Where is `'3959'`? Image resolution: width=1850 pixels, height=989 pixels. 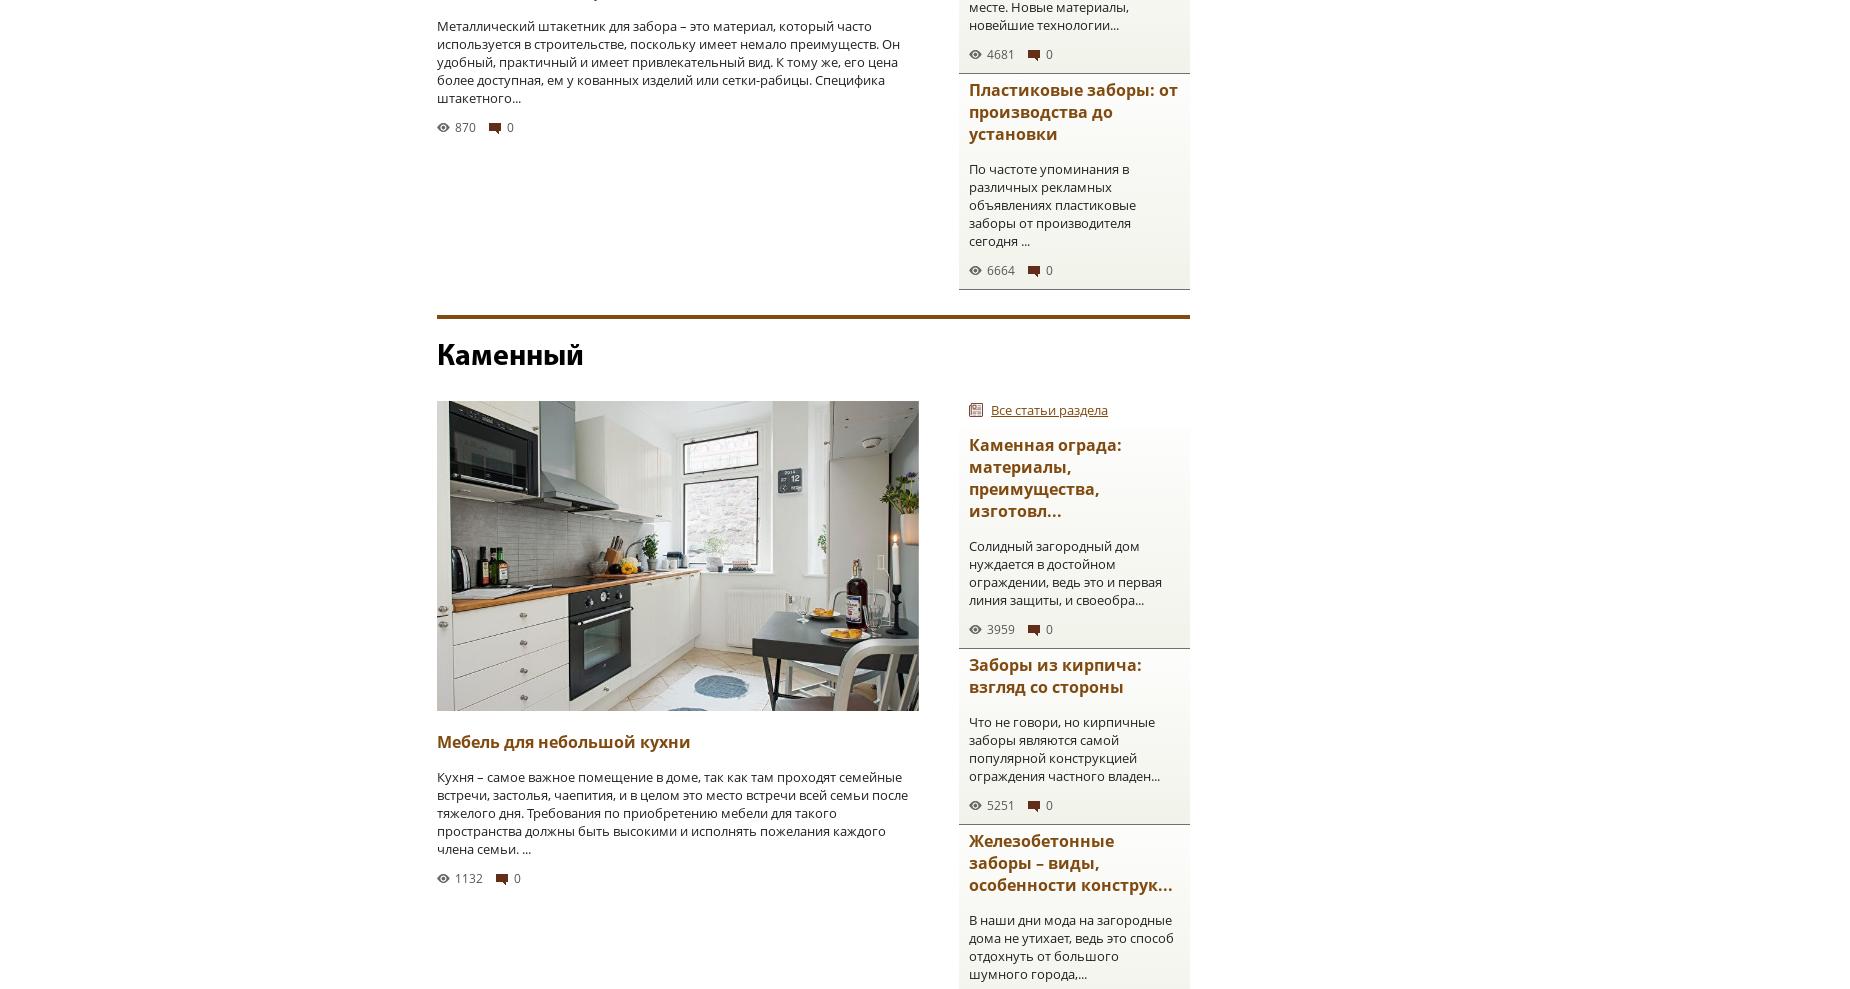
'3959' is located at coordinates (1000, 629).